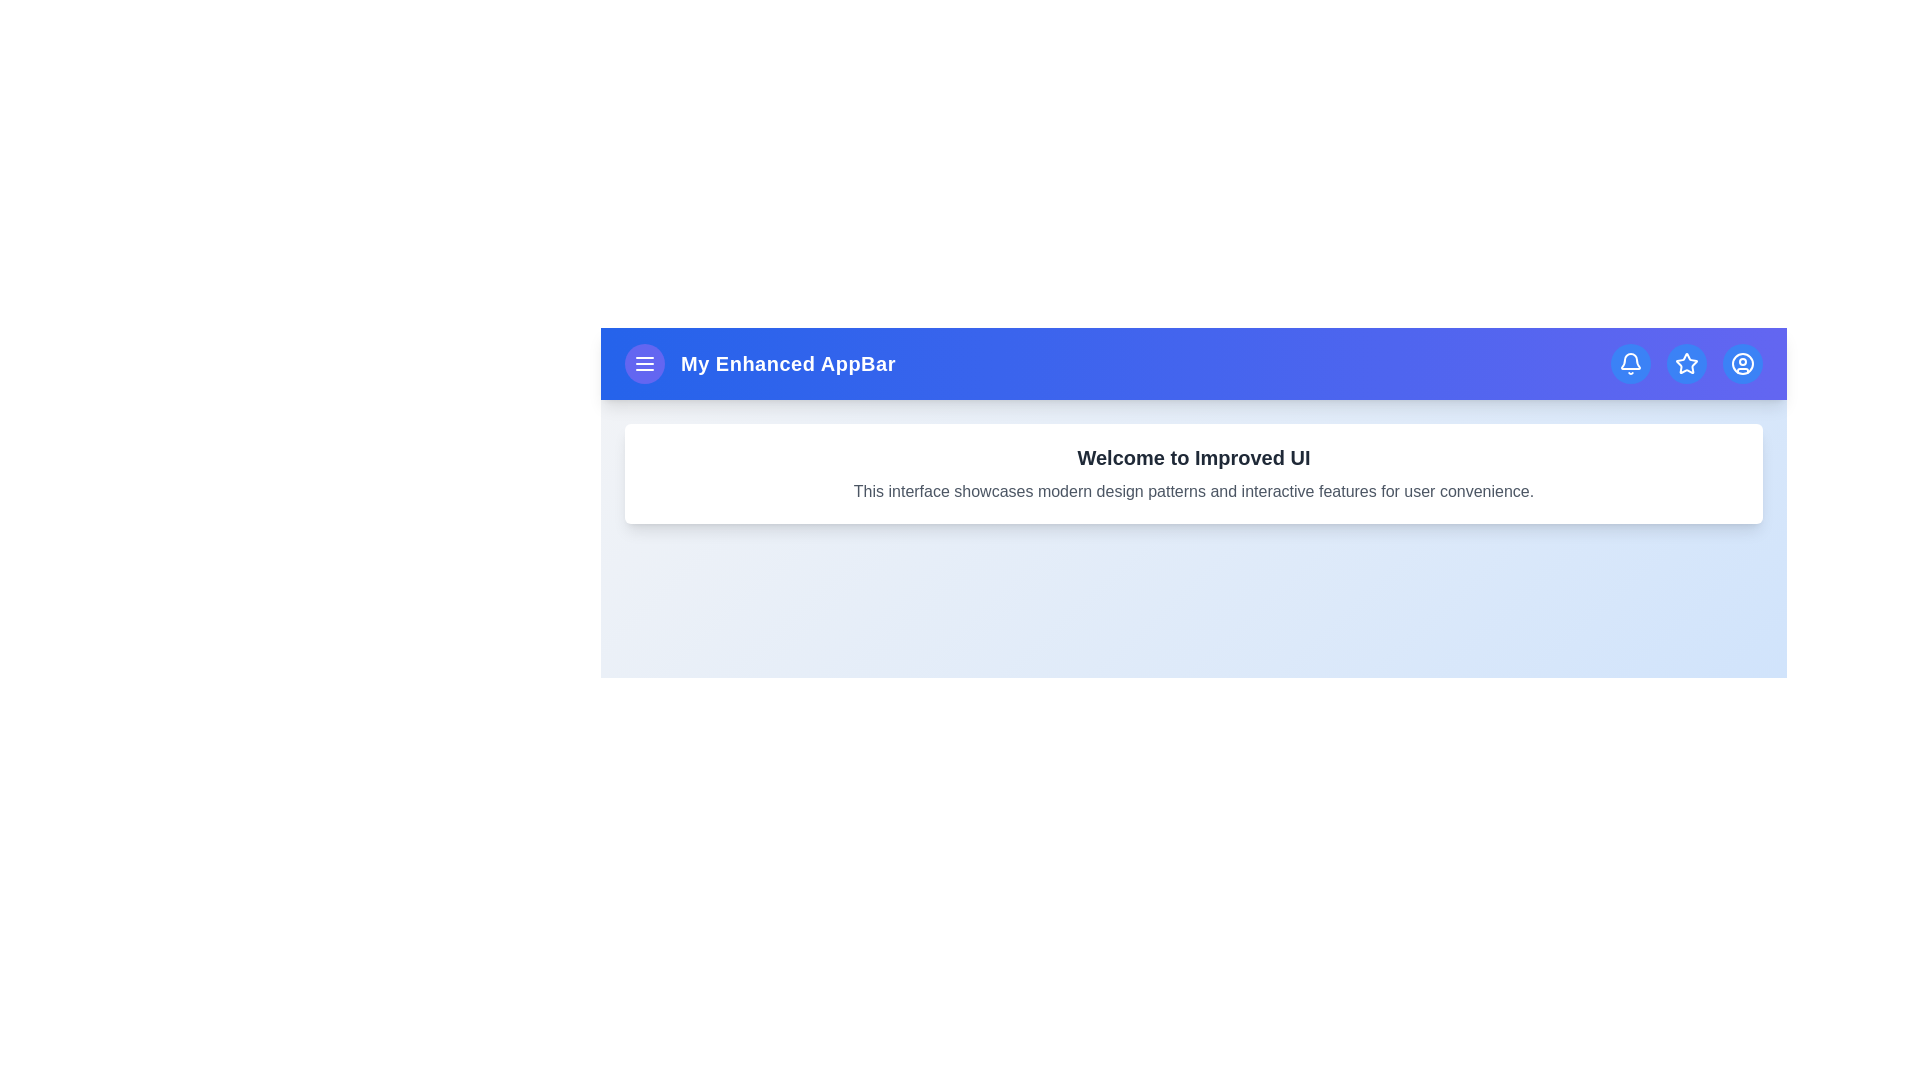 The width and height of the screenshot is (1920, 1080). I want to click on the menu button to open the side menu, so click(644, 363).